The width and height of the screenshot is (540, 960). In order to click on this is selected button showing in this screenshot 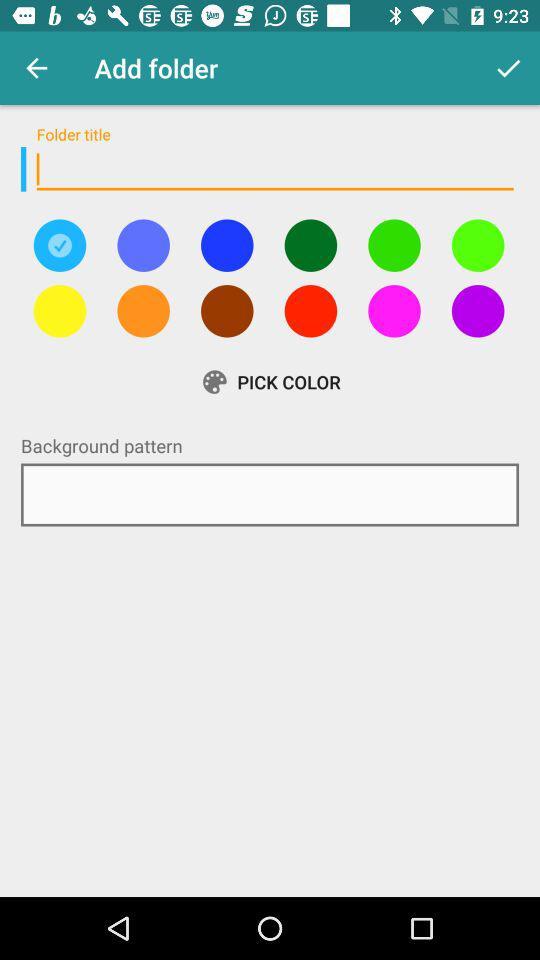, I will do `click(59, 244)`.